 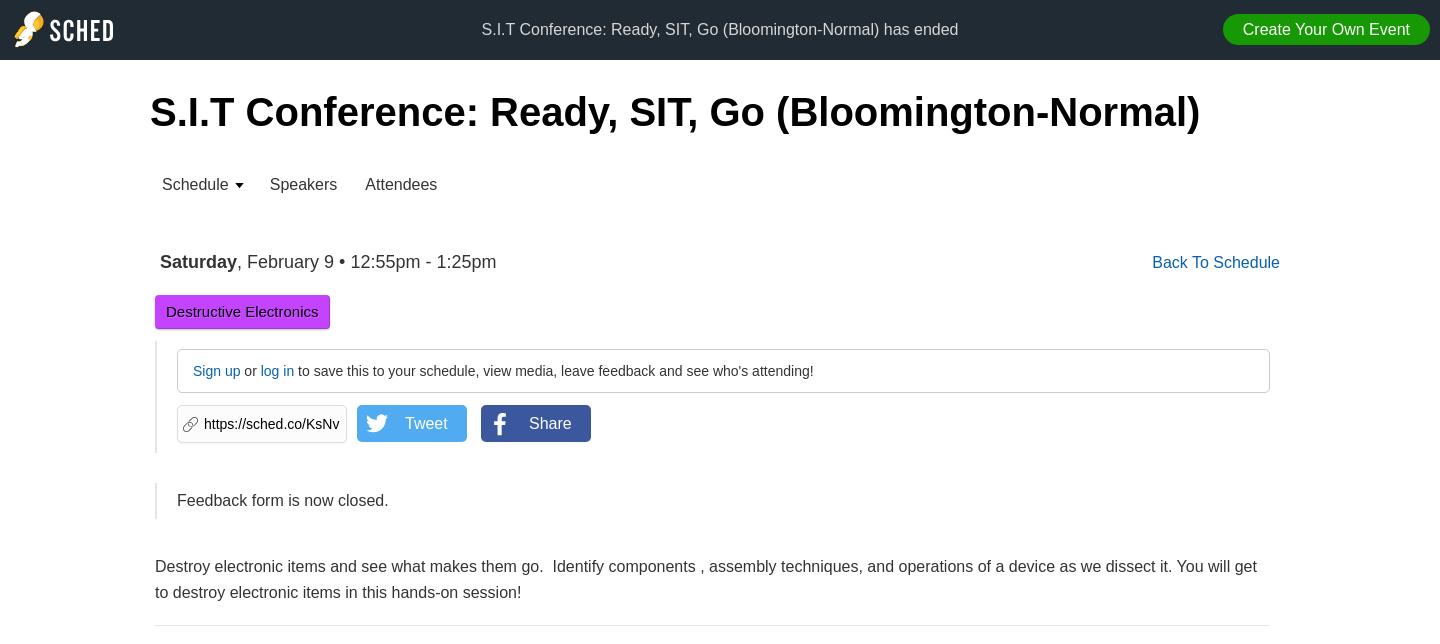 I want to click on 'Create Your Own Event', so click(x=1324, y=29).